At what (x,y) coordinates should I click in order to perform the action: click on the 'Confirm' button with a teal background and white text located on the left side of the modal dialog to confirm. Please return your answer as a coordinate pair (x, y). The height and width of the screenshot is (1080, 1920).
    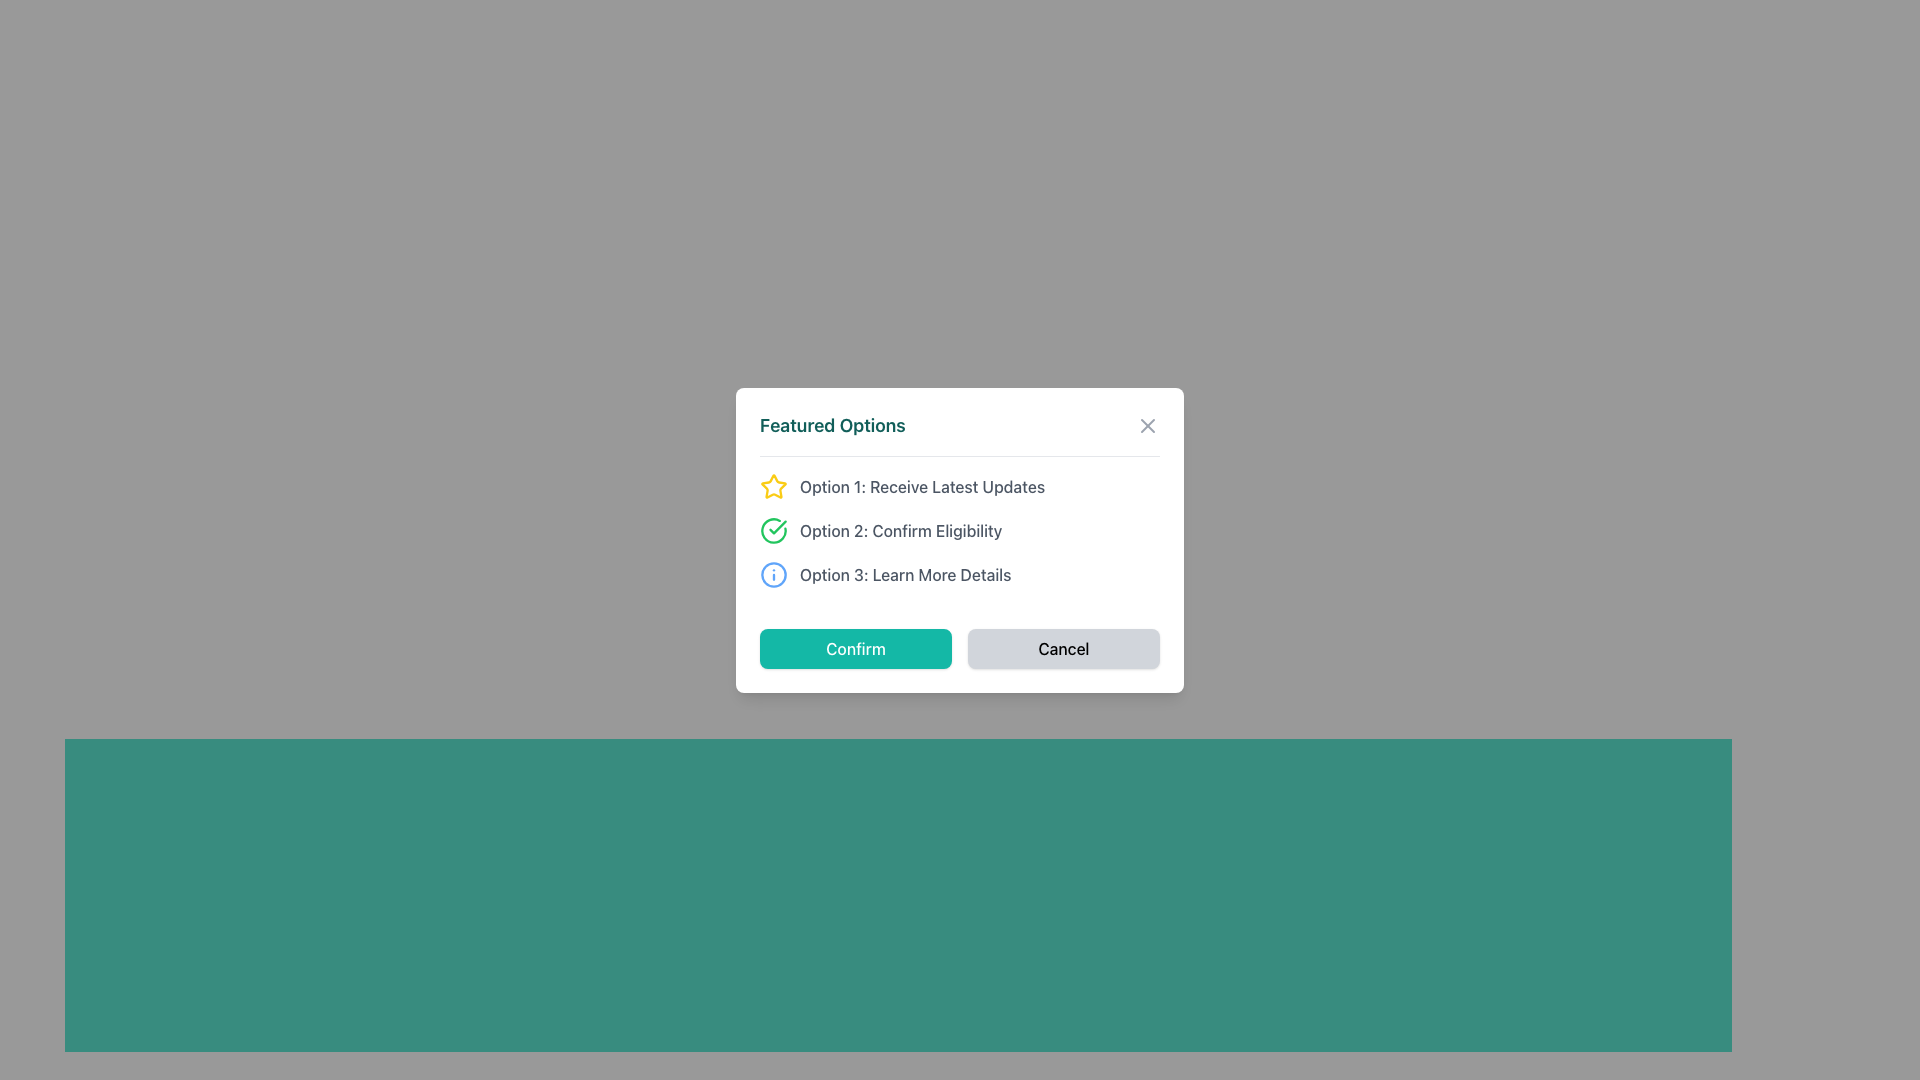
    Looking at the image, I should click on (855, 648).